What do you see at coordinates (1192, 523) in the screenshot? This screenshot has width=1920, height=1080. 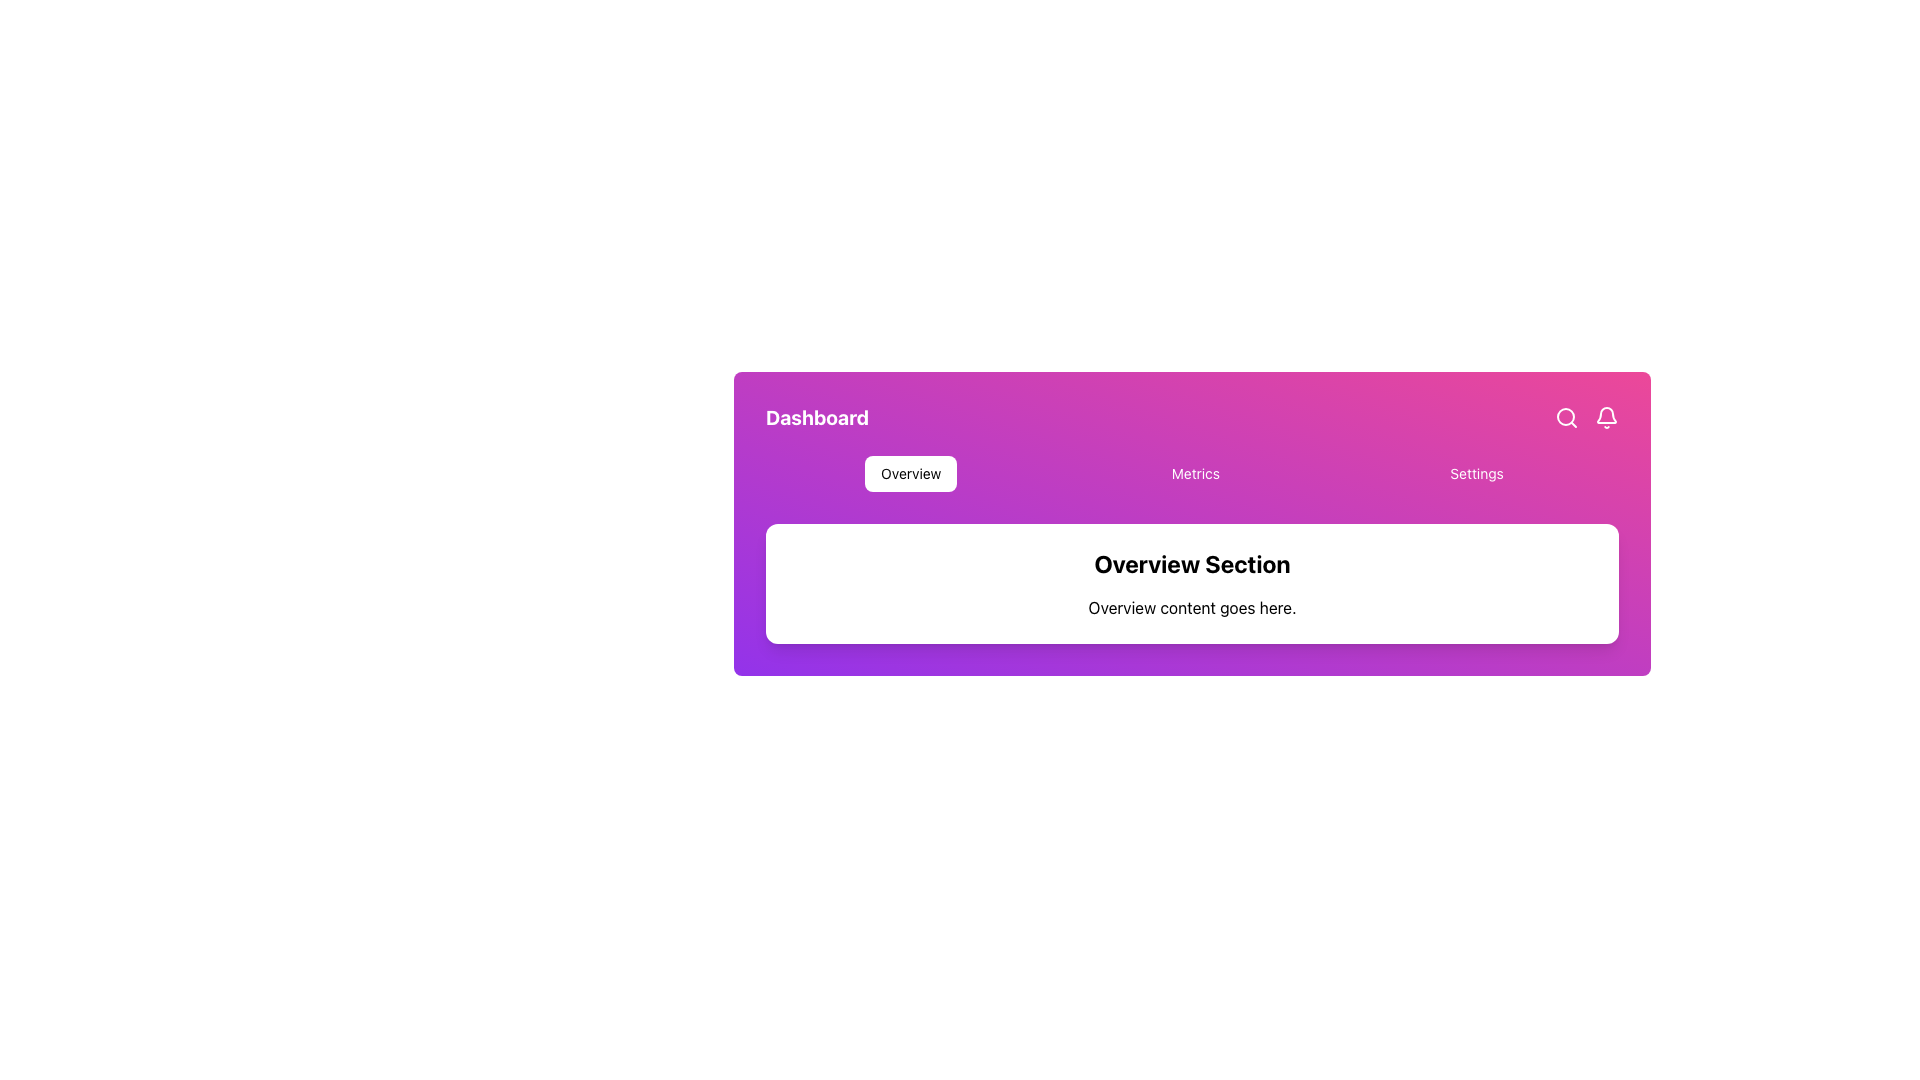 I see `the 'Overview', 'Metrics', or 'Settings' button in the gradient-colored navigation header section located below the main header` at bounding box center [1192, 523].